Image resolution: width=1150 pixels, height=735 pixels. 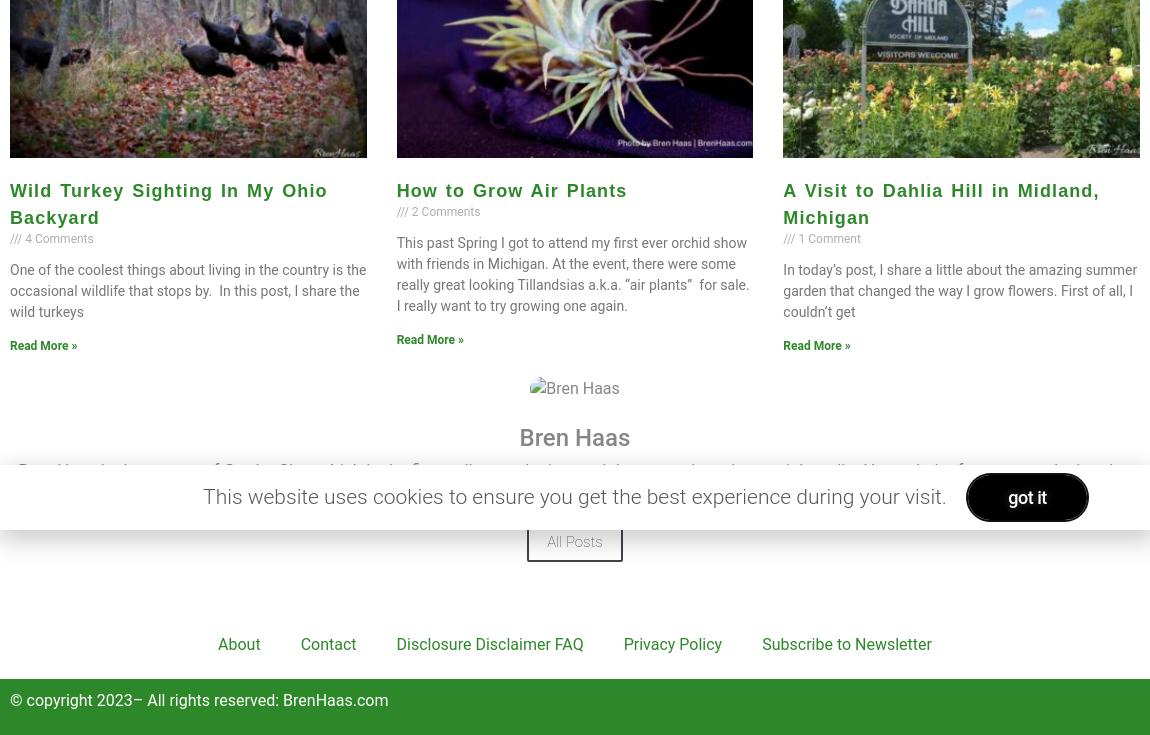 I want to click on 'got it', so click(x=1026, y=497).